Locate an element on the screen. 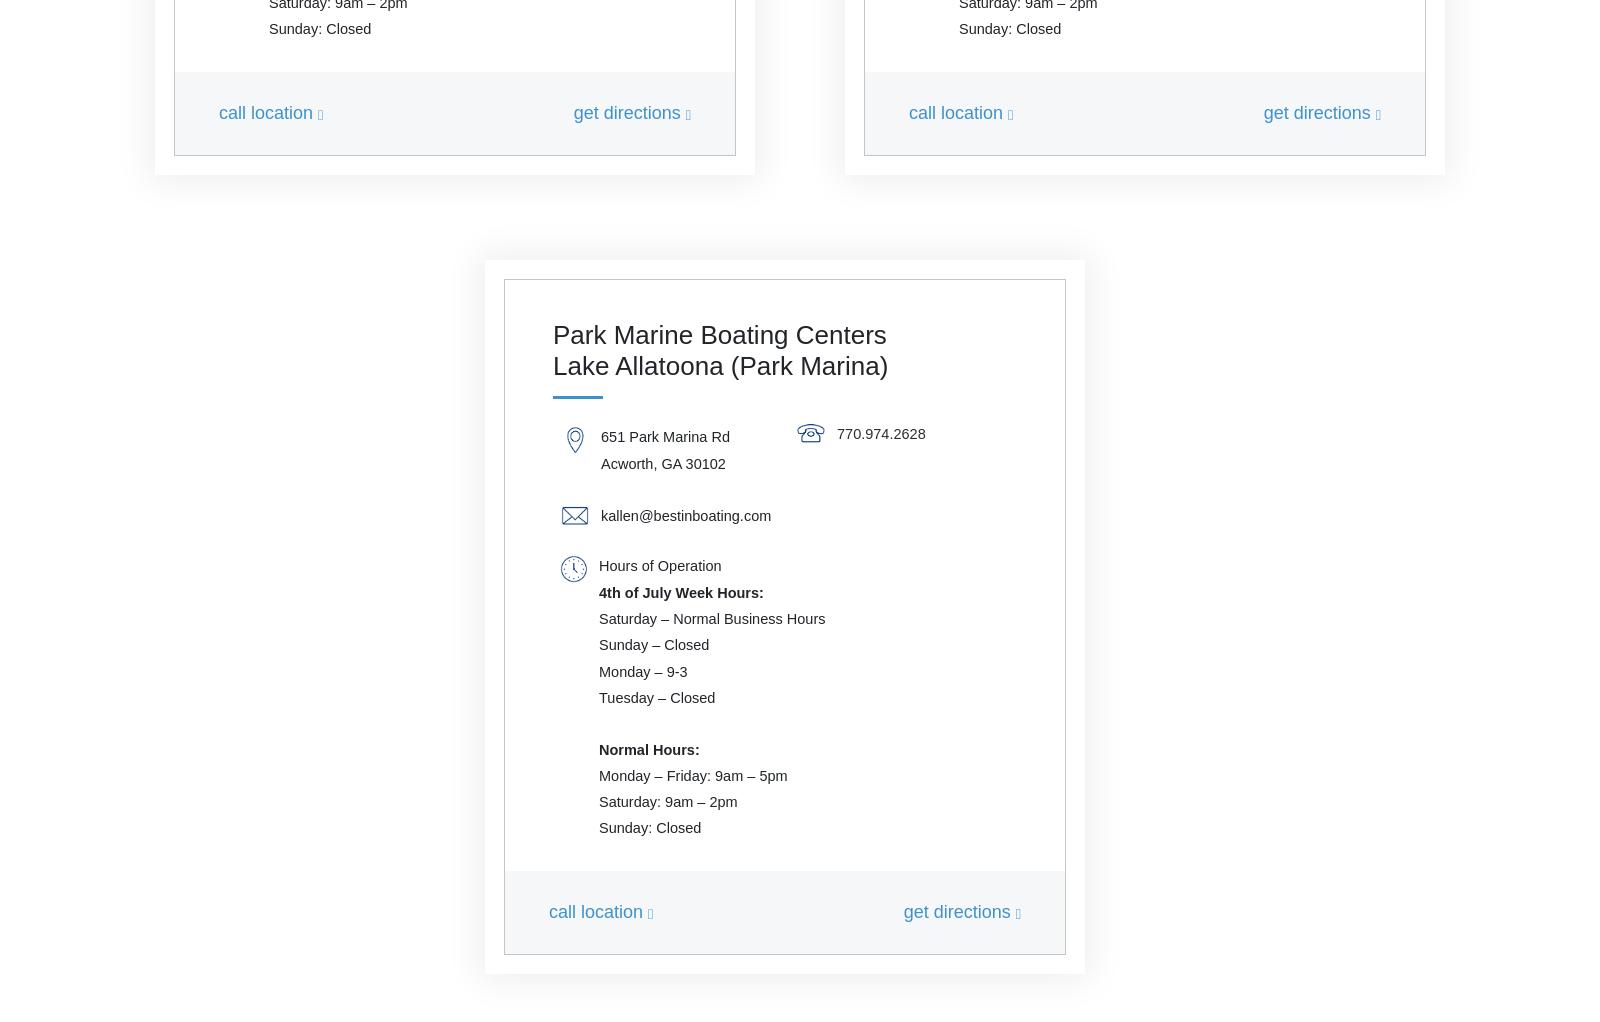 The image size is (1600, 1022). 'Sunday – Closed' is located at coordinates (654, 644).